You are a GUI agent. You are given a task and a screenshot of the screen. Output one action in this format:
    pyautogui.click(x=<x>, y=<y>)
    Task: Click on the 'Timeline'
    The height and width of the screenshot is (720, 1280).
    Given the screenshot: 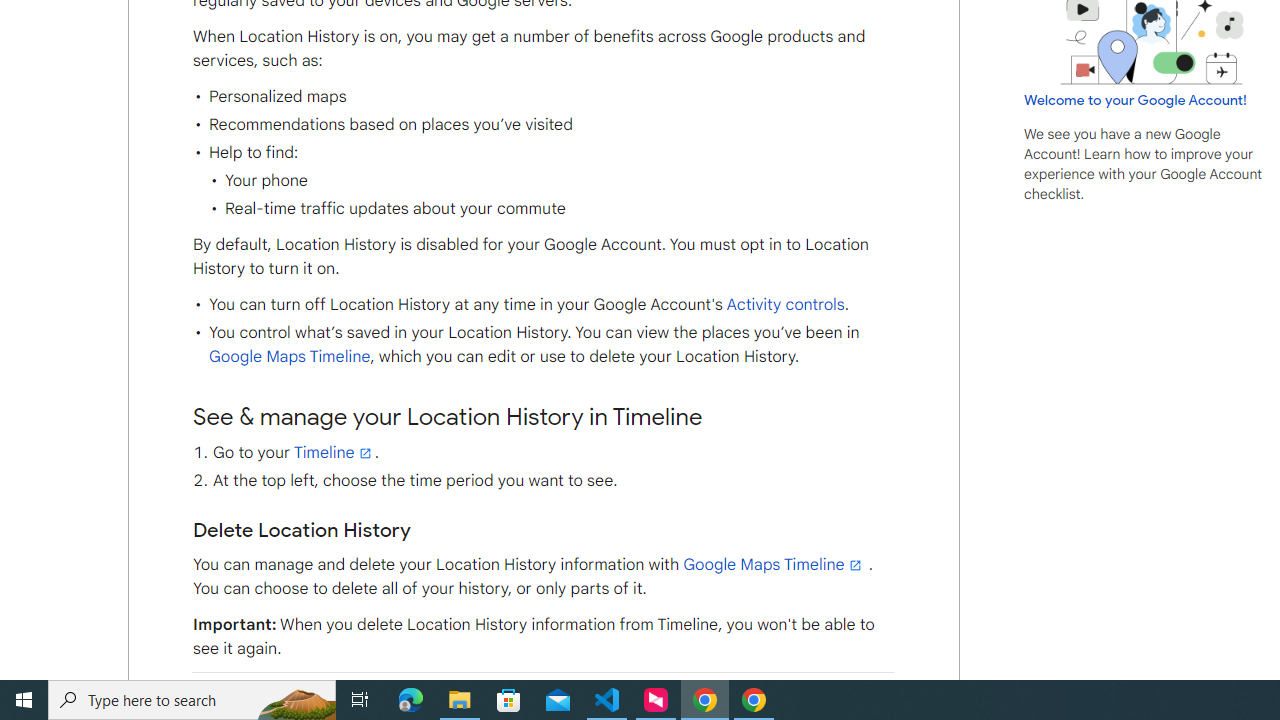 What is the action you would take?
    pyautogui.click(x=334, y=452)
    